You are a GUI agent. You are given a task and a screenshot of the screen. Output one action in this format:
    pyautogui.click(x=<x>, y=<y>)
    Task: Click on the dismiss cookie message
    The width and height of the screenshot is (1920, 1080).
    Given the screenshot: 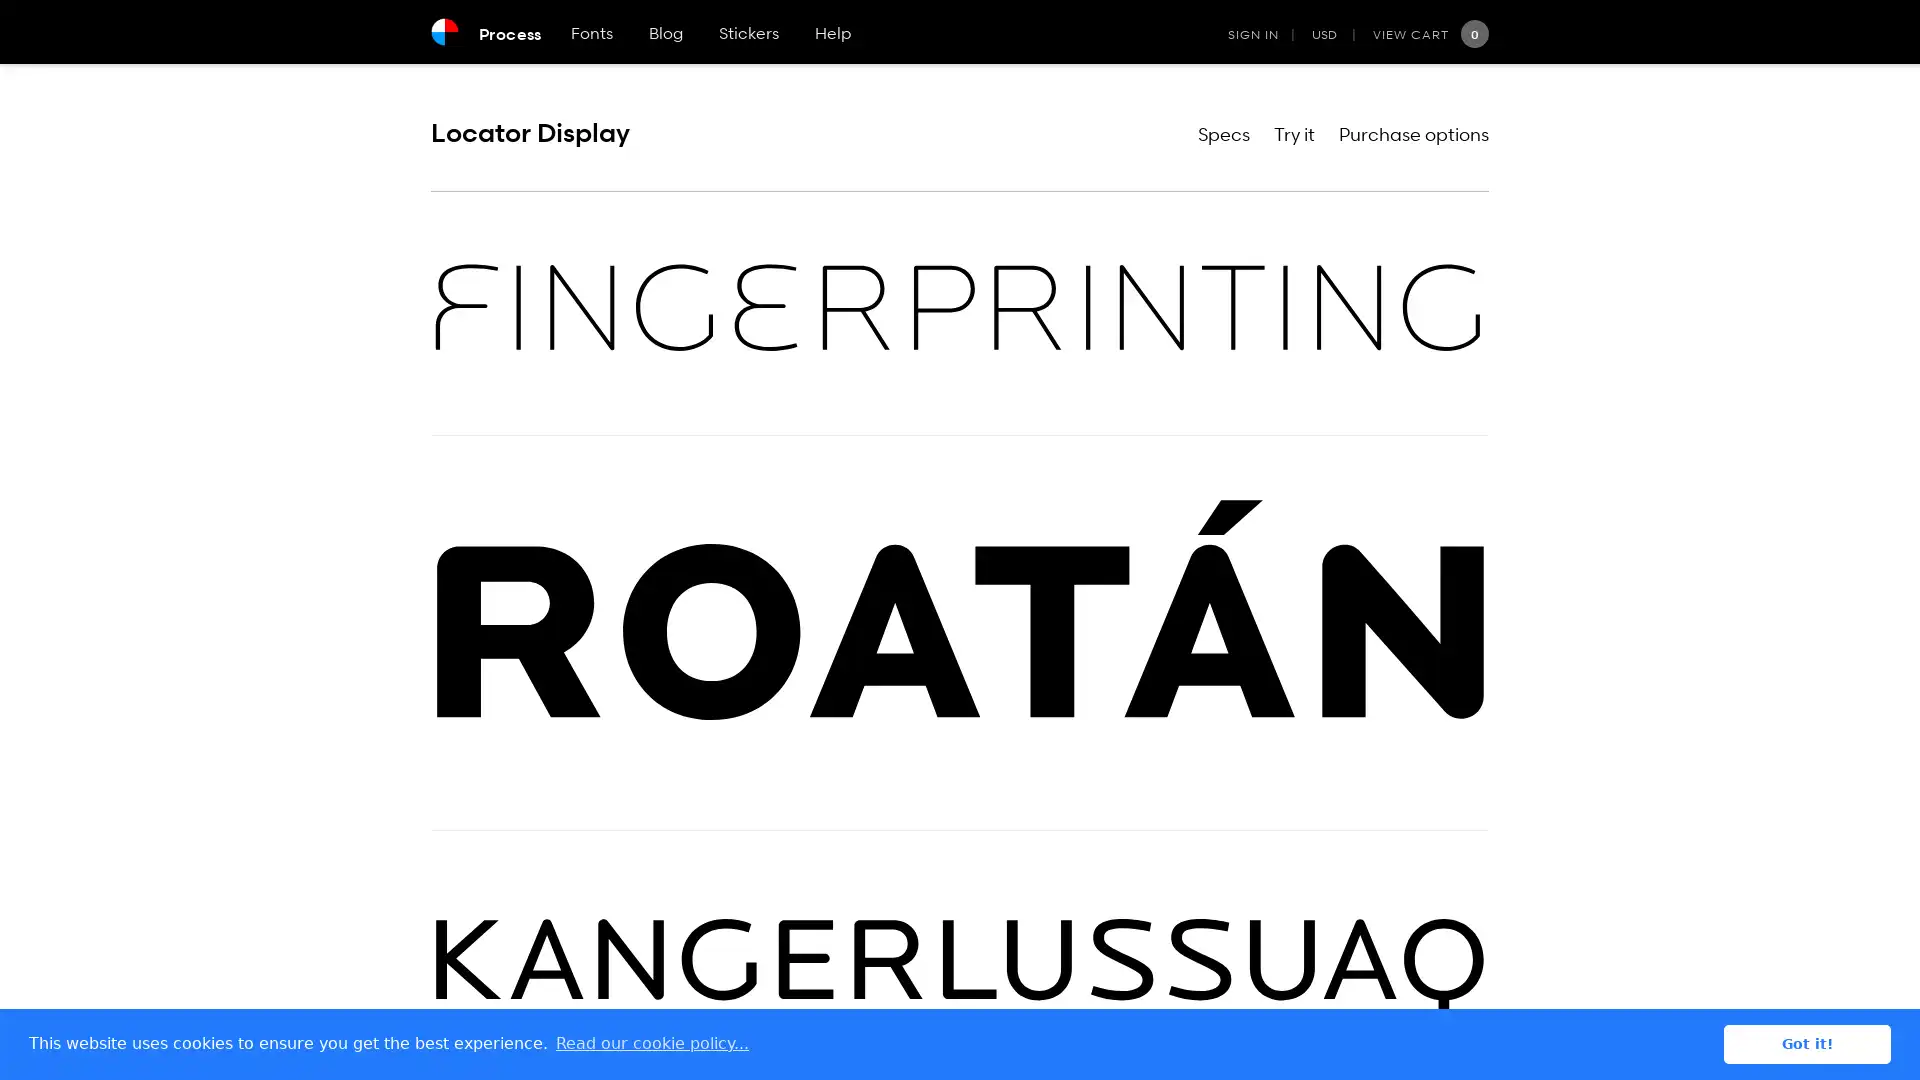 What is the action you would take?
    pyautogui.click(x=1807, y=1043)
    